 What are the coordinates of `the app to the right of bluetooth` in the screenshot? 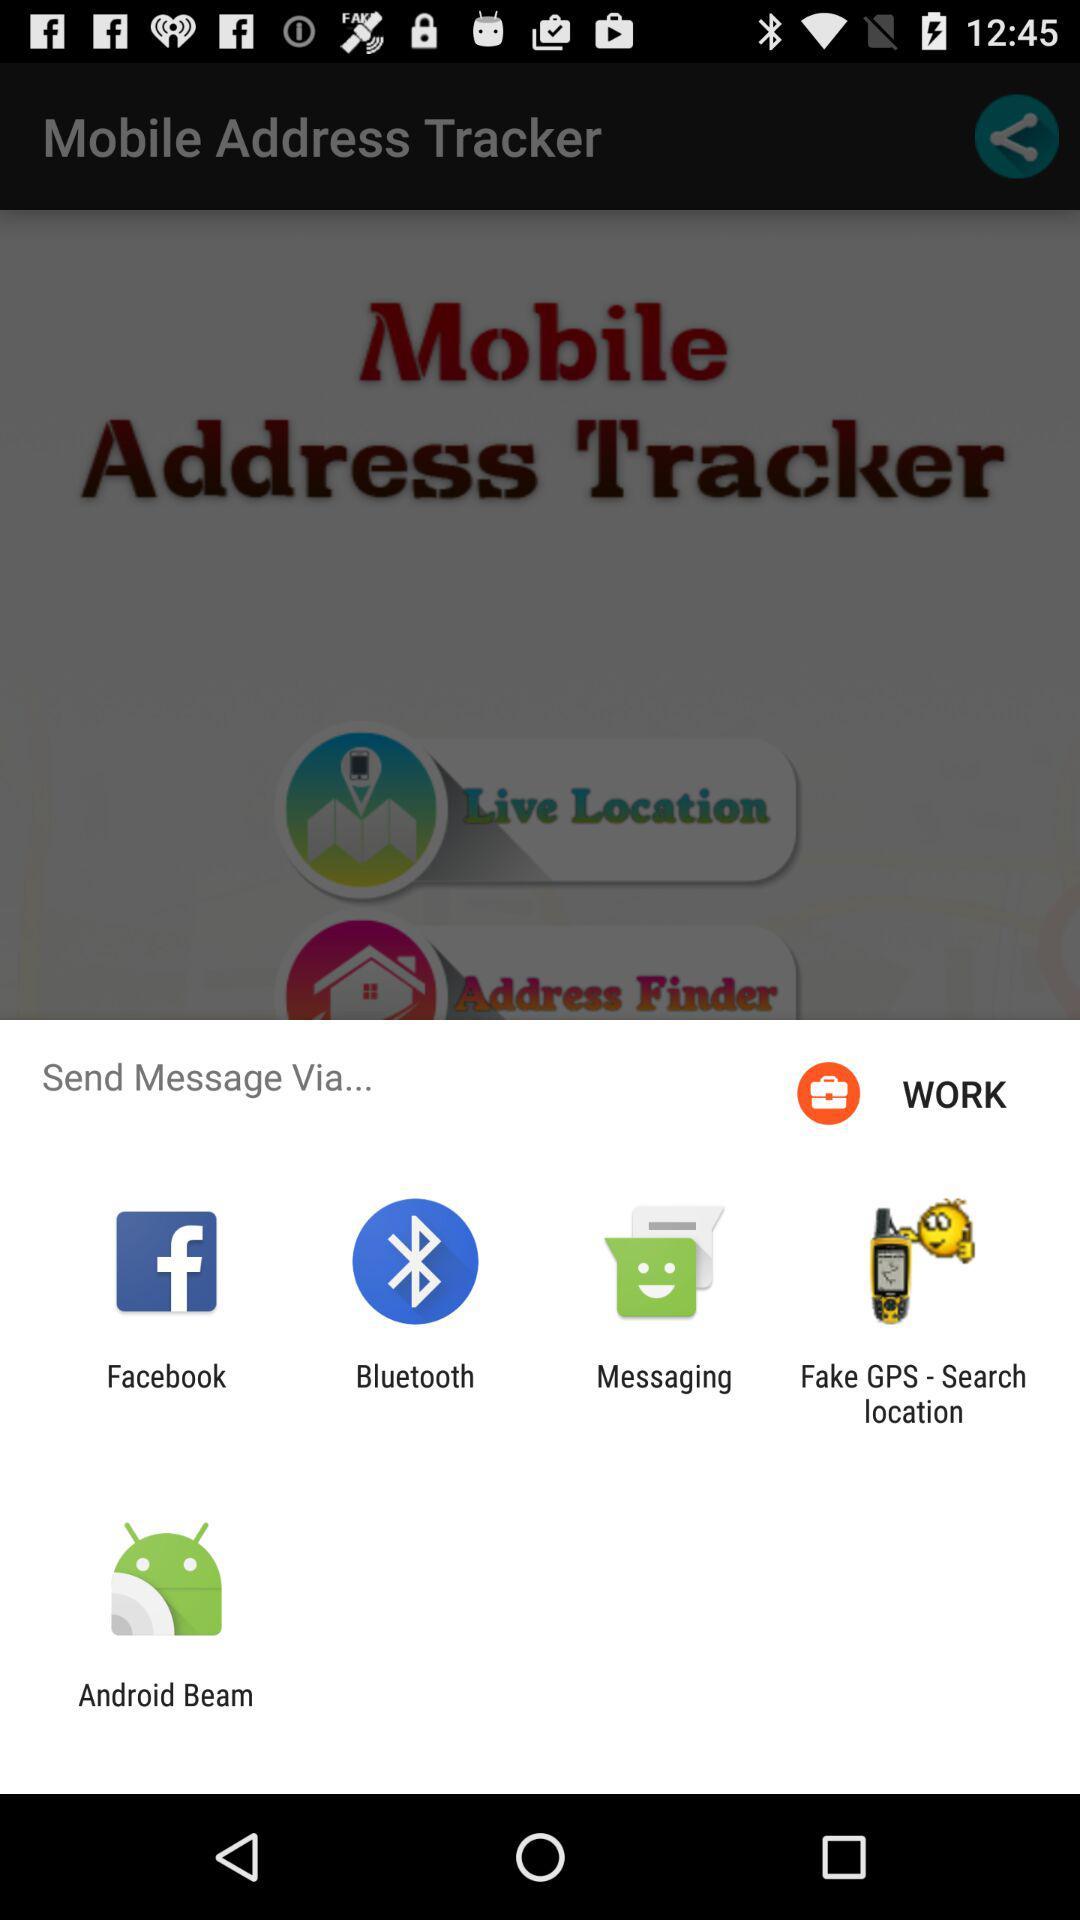 It's located at (664, 1392).